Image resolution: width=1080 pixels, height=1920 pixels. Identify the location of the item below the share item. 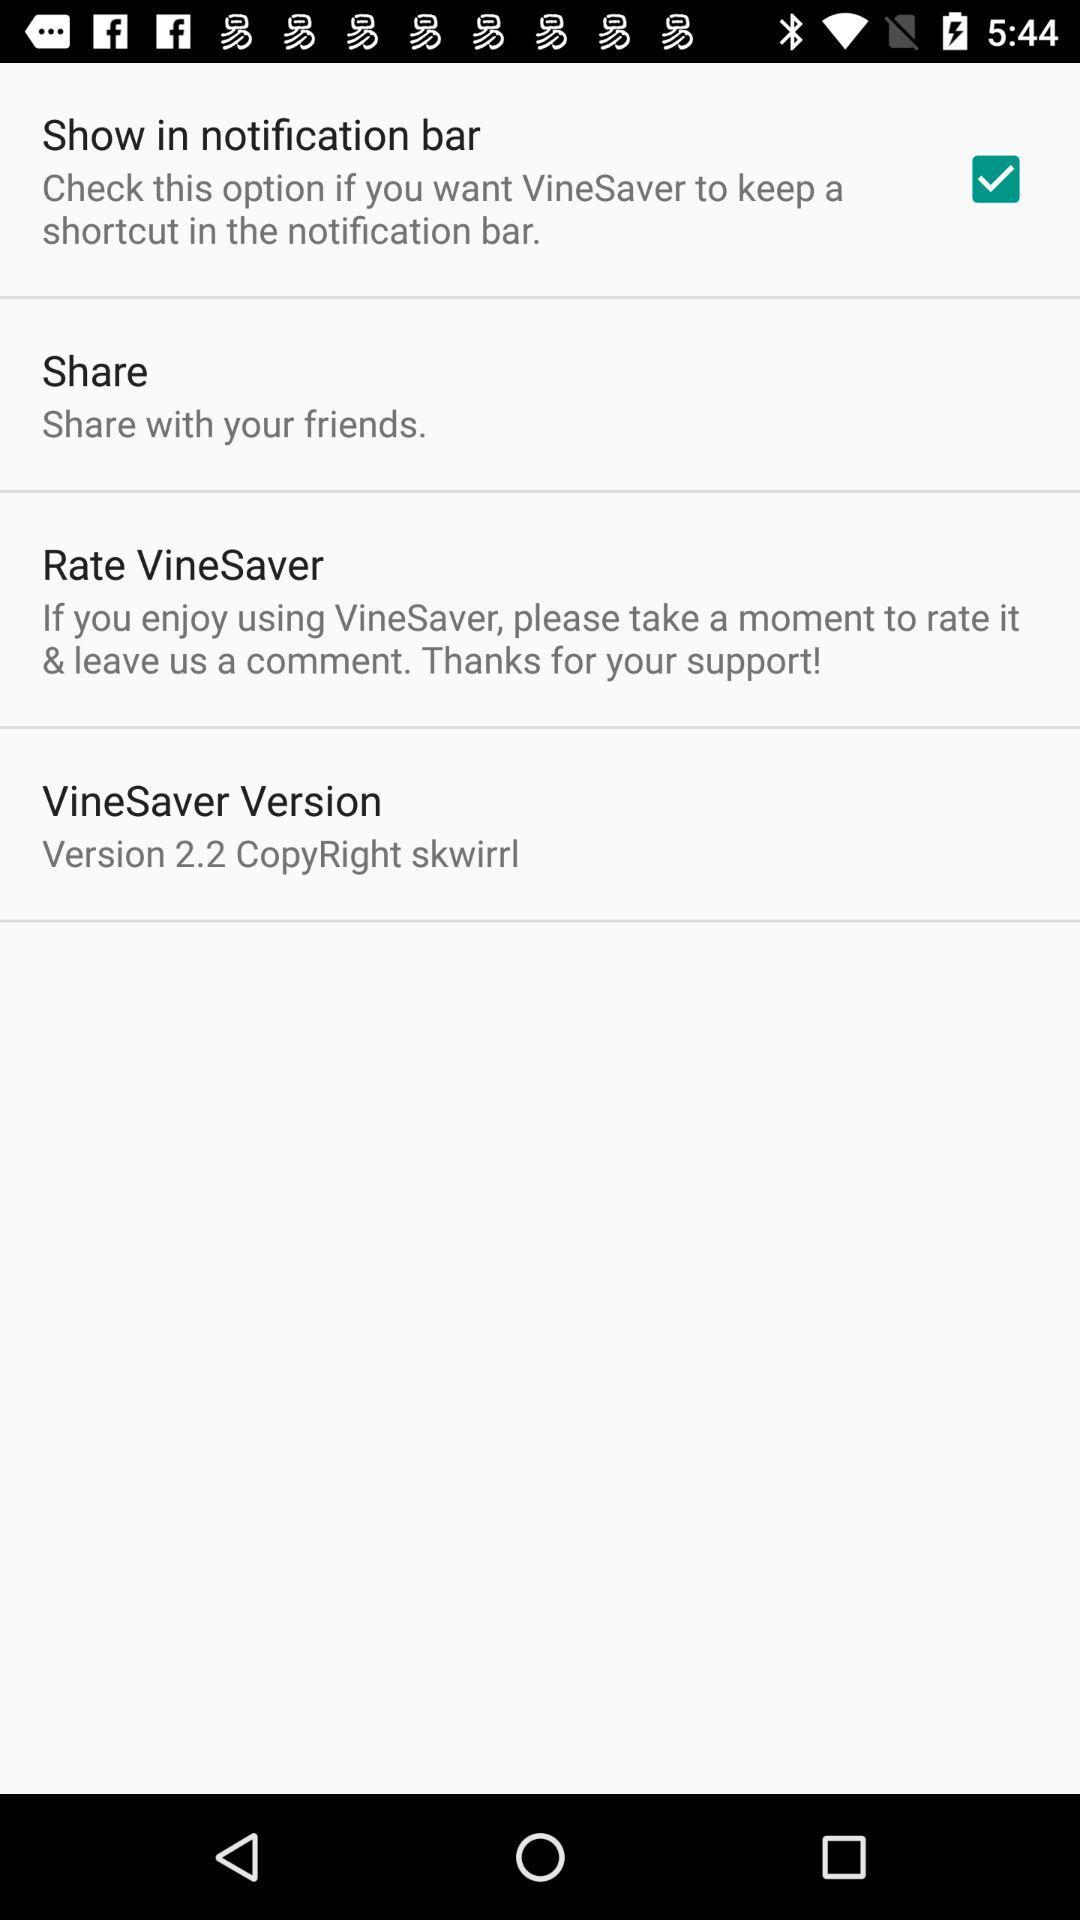
(233, 421).